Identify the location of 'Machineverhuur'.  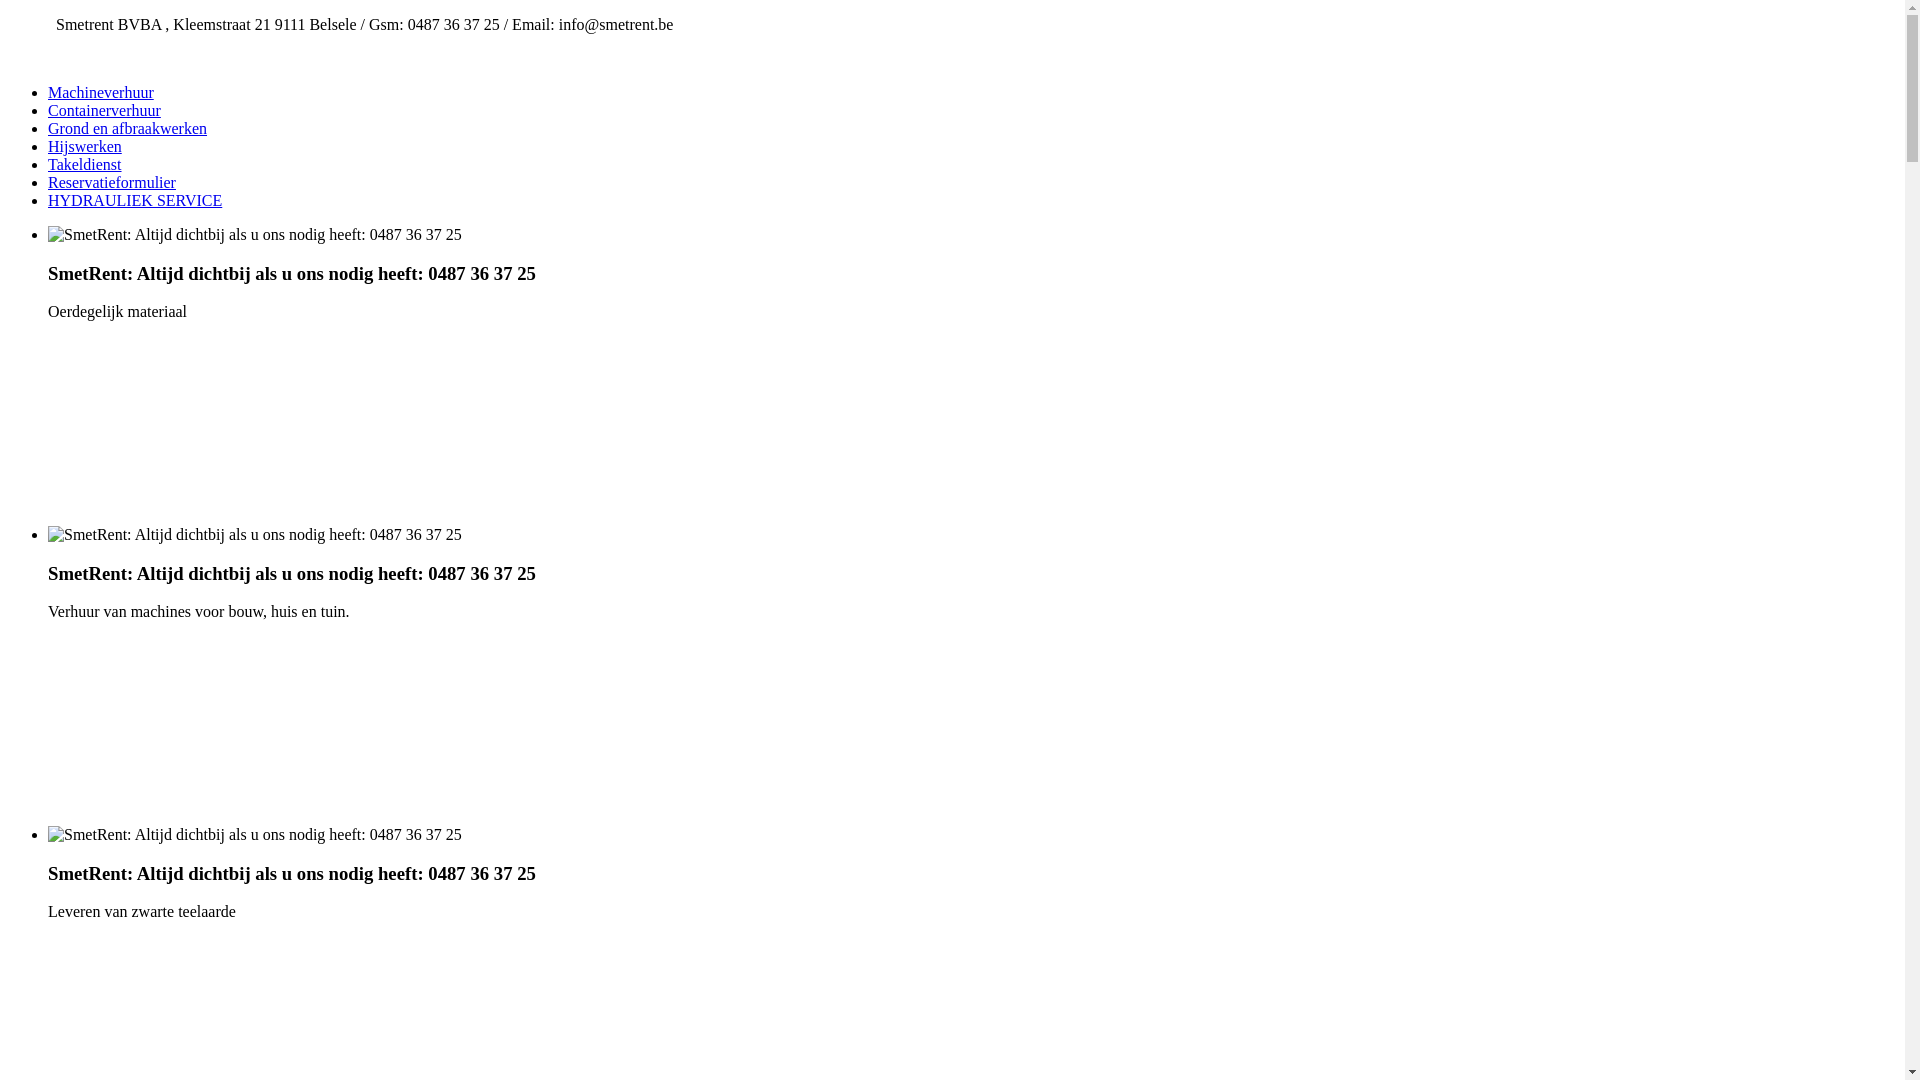
(99, 92).